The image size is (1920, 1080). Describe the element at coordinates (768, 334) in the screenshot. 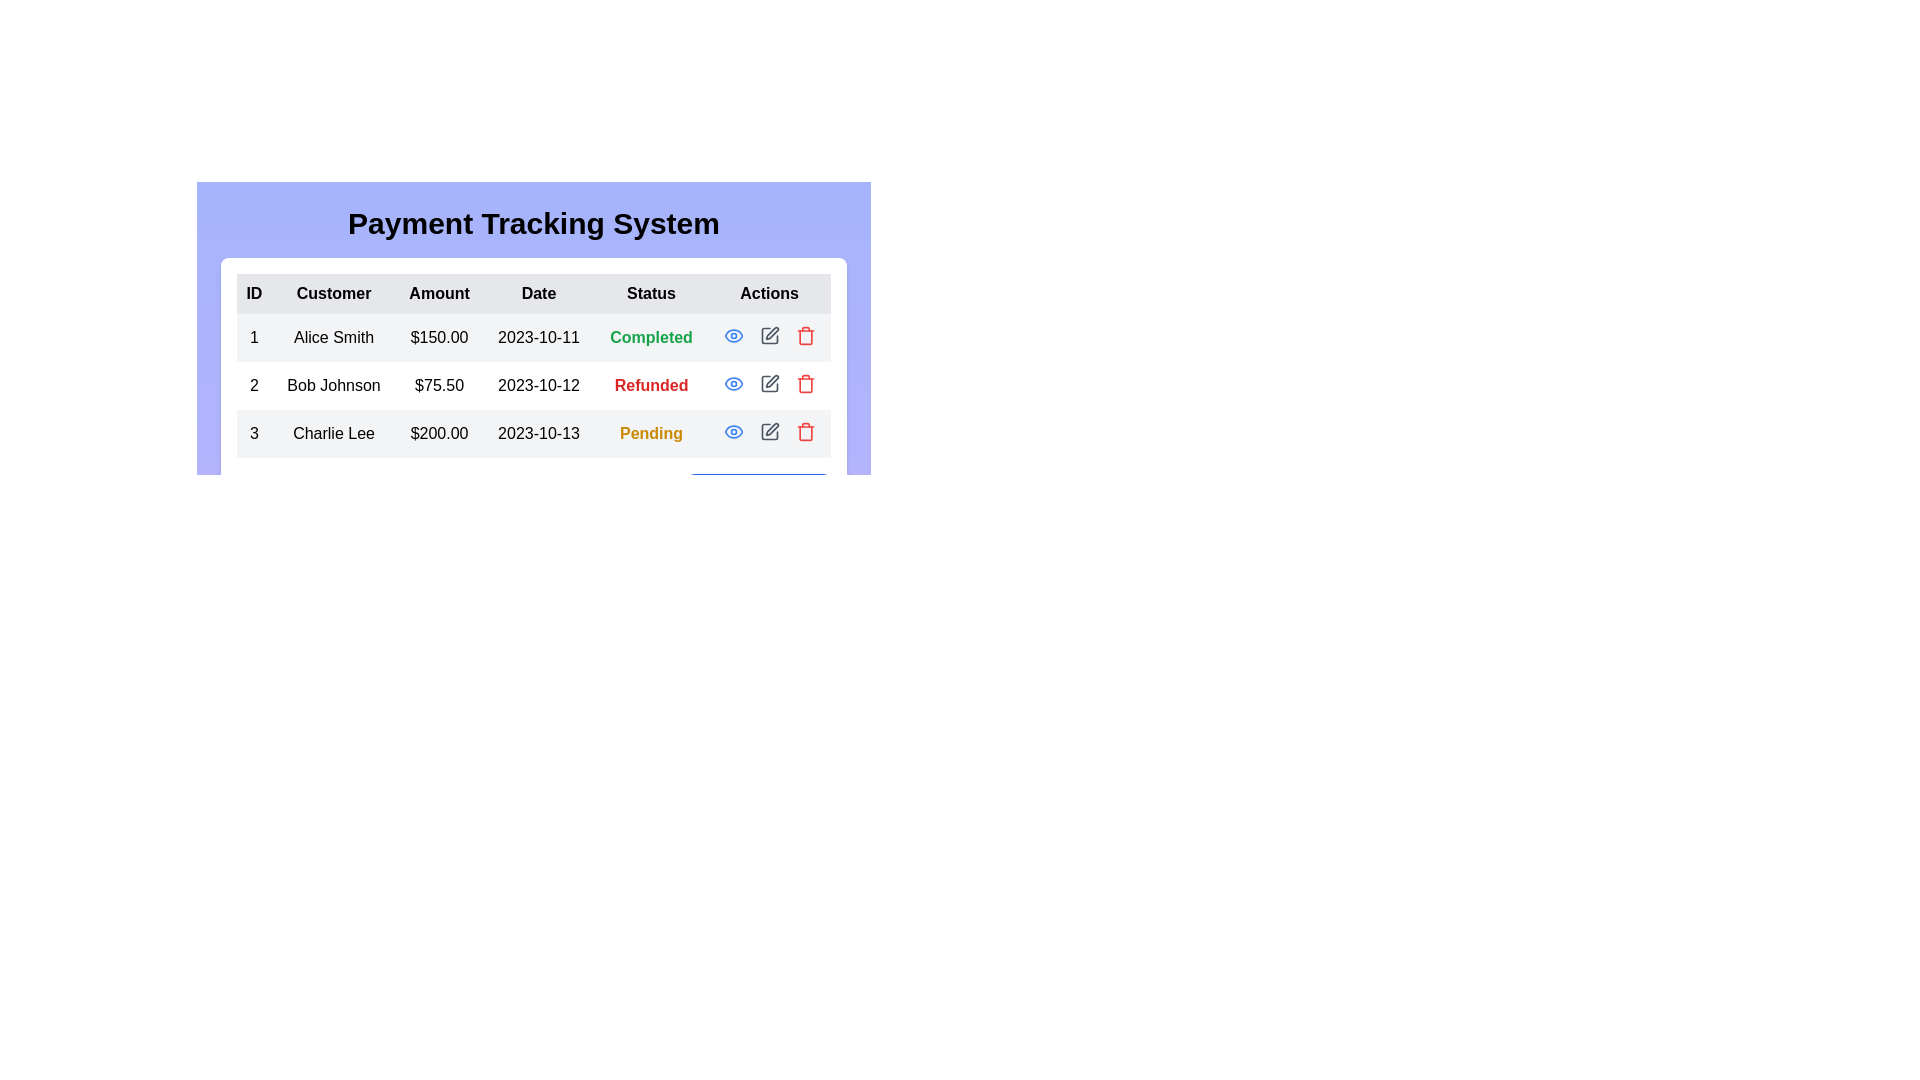

I see `the edit button in the 'Actions' column of the second row for 'Bob Johnson'` at that location.